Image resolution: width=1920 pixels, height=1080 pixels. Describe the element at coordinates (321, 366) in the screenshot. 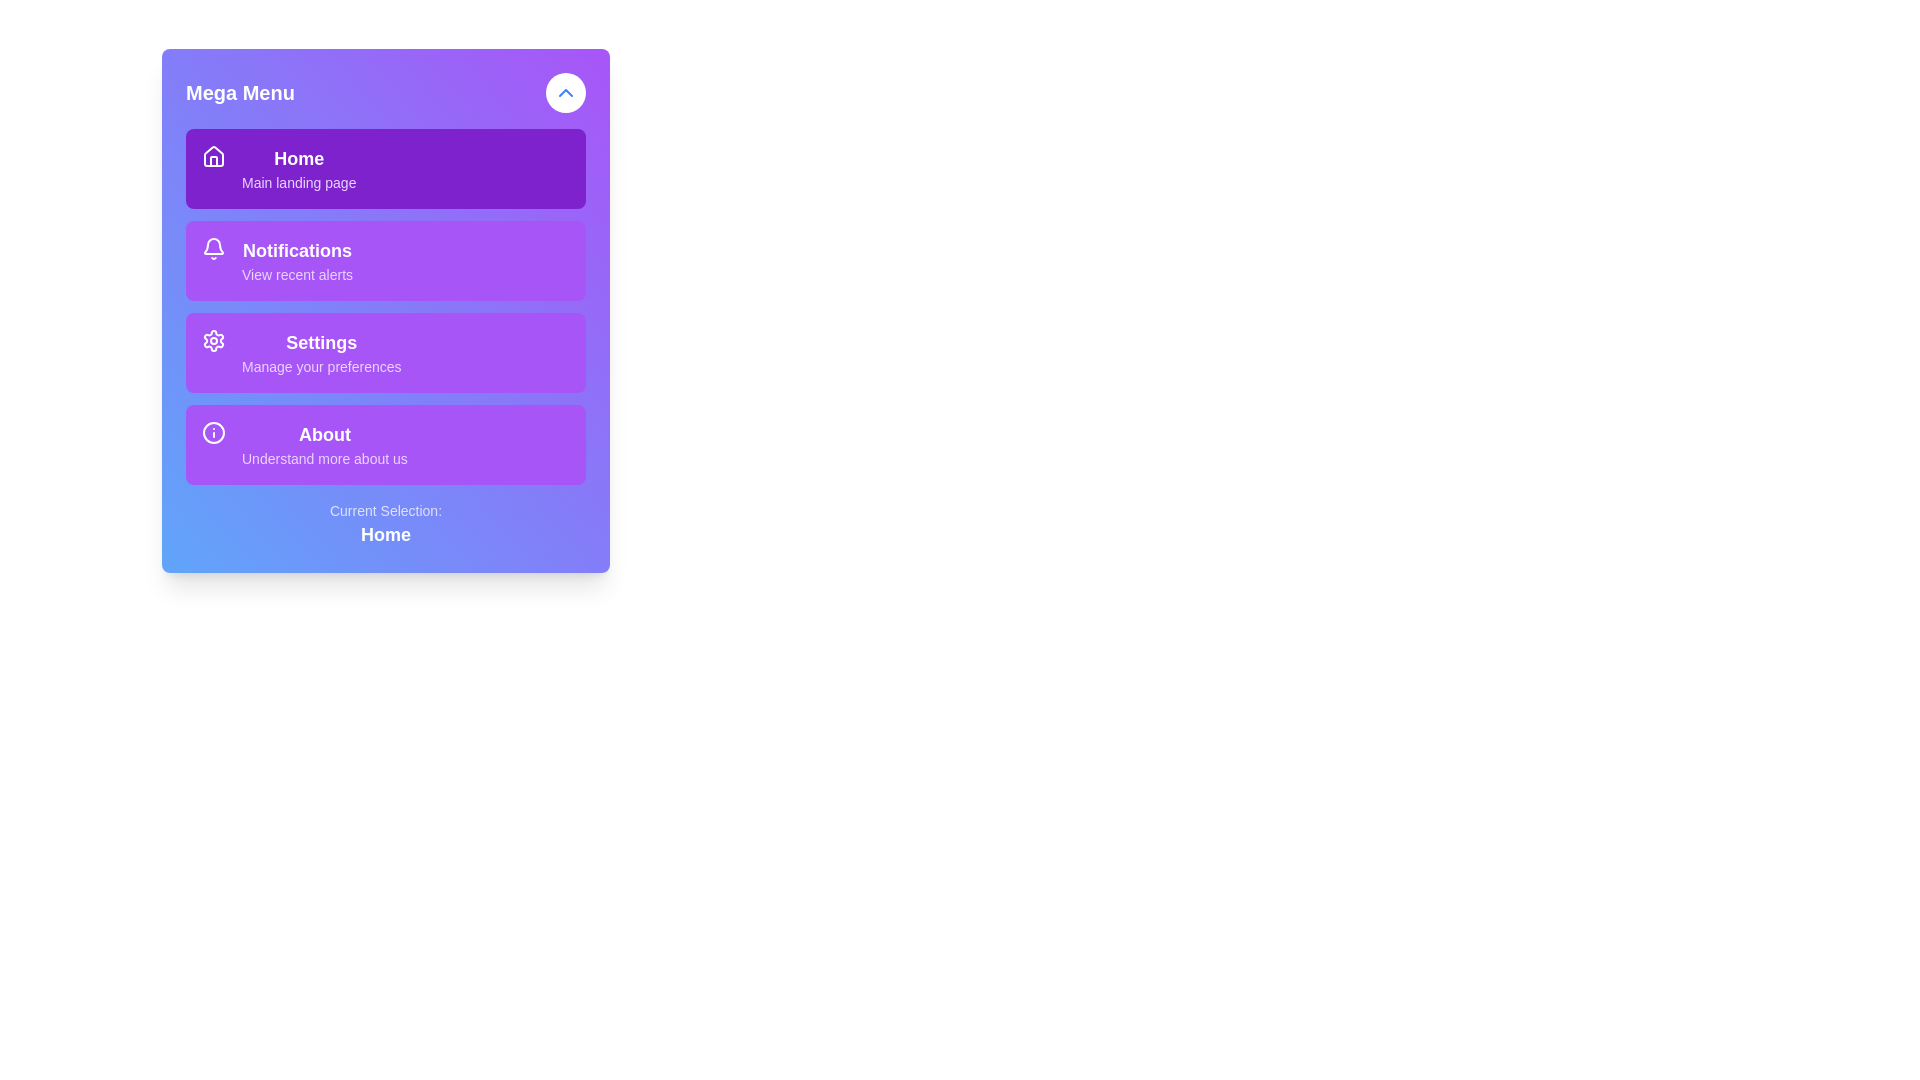

I see `the descriptive subtitle text located below the 'Settings' menu item in the vertical menu with a purple background` at that location.